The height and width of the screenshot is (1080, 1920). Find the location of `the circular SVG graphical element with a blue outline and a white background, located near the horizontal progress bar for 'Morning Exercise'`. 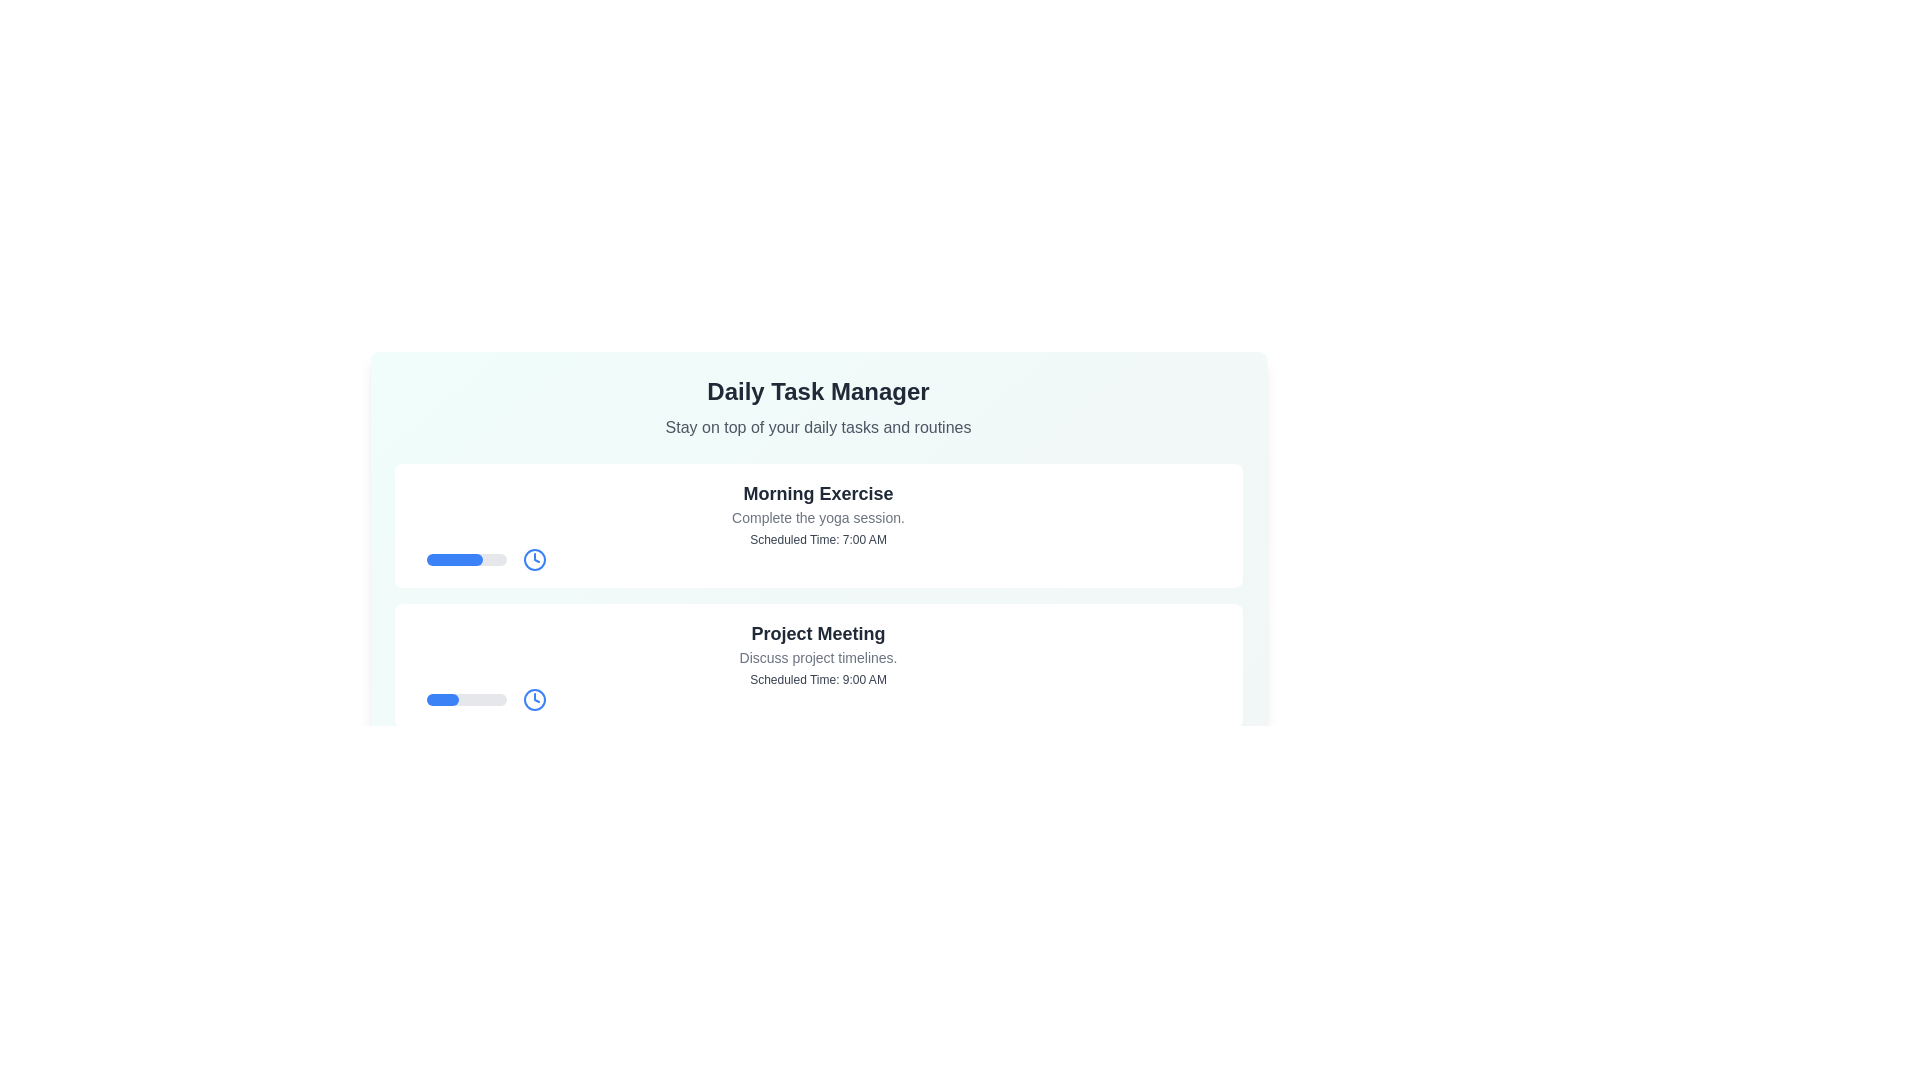

the circular SVG graphical element with a blue outline and a white background, located near the horizontal progress bar for 'Morning Exercise' is located at coordinates (534, 559).